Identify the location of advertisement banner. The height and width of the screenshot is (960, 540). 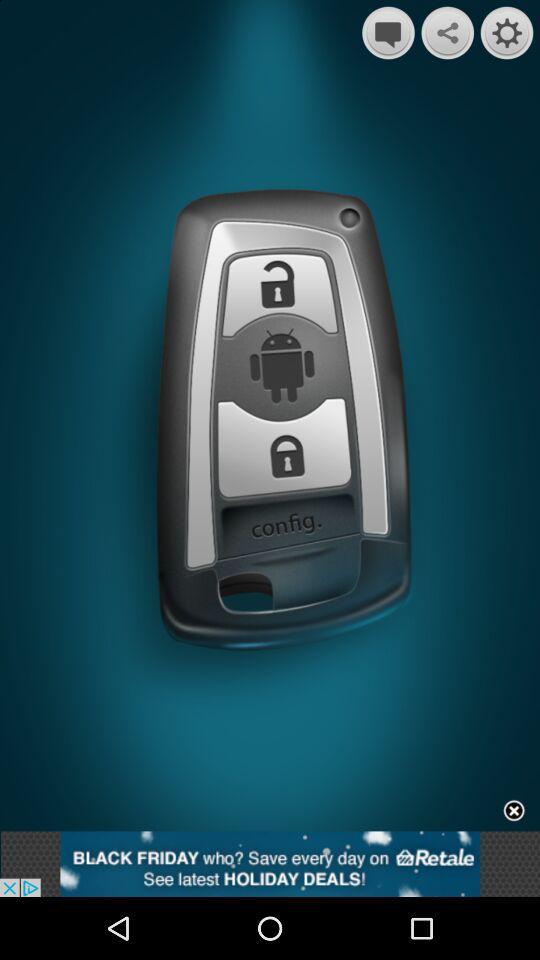
(514, 811).